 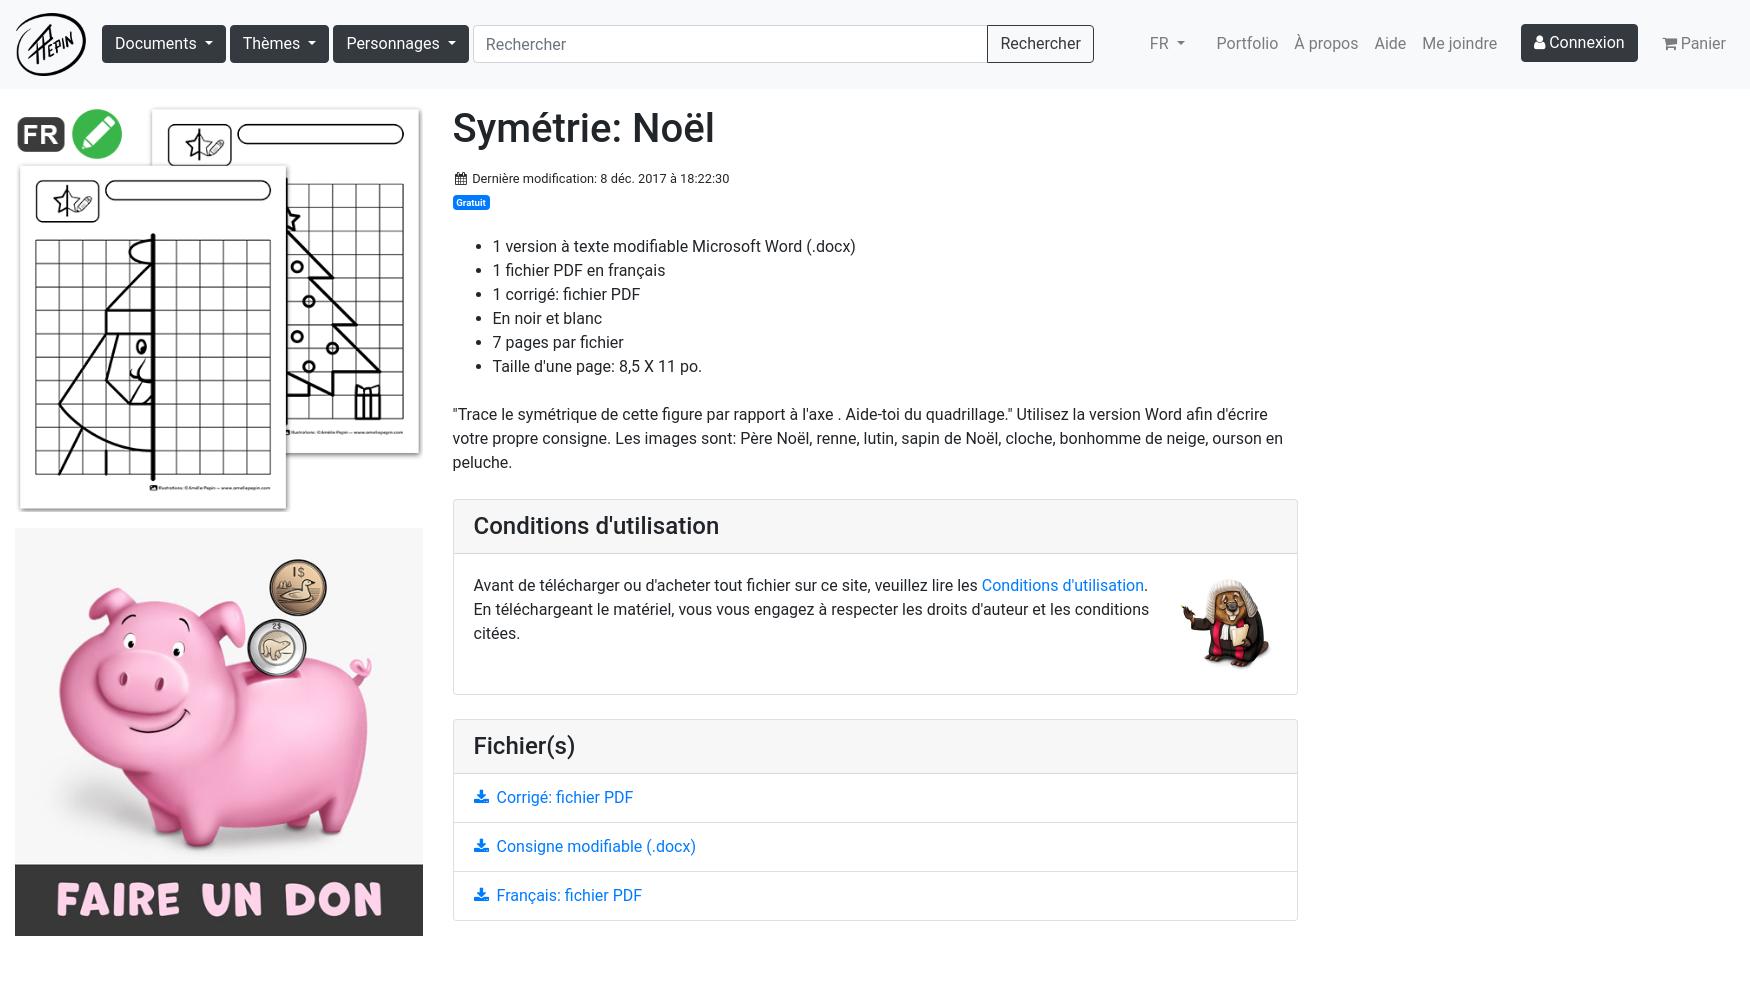 What do you see at coordinates (1216, 43) in the screenshot?
I see `'Portfolio'` at bounding box center [1216, 43].